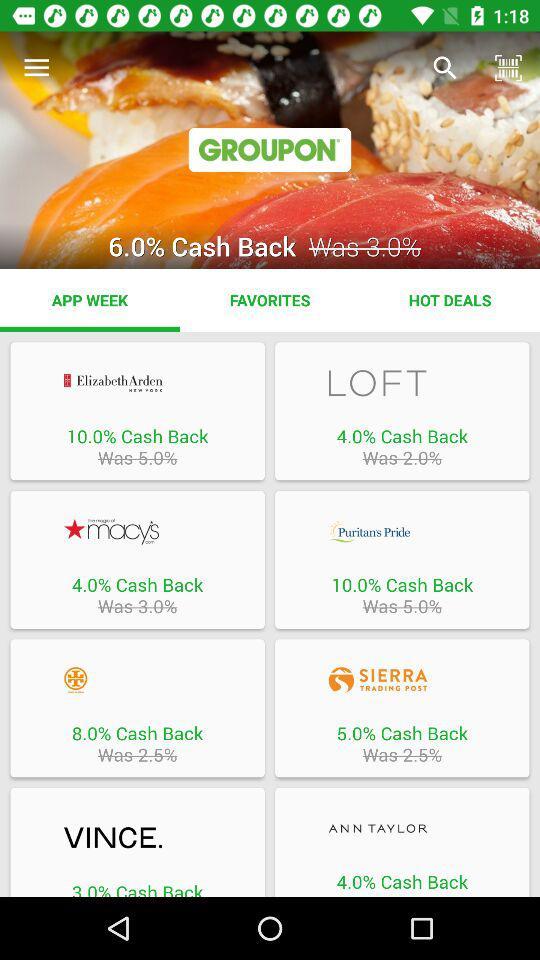 Image resolution: width=540 pixels, height=960 pixels. I want to click on its just an word, so click(402, 828).